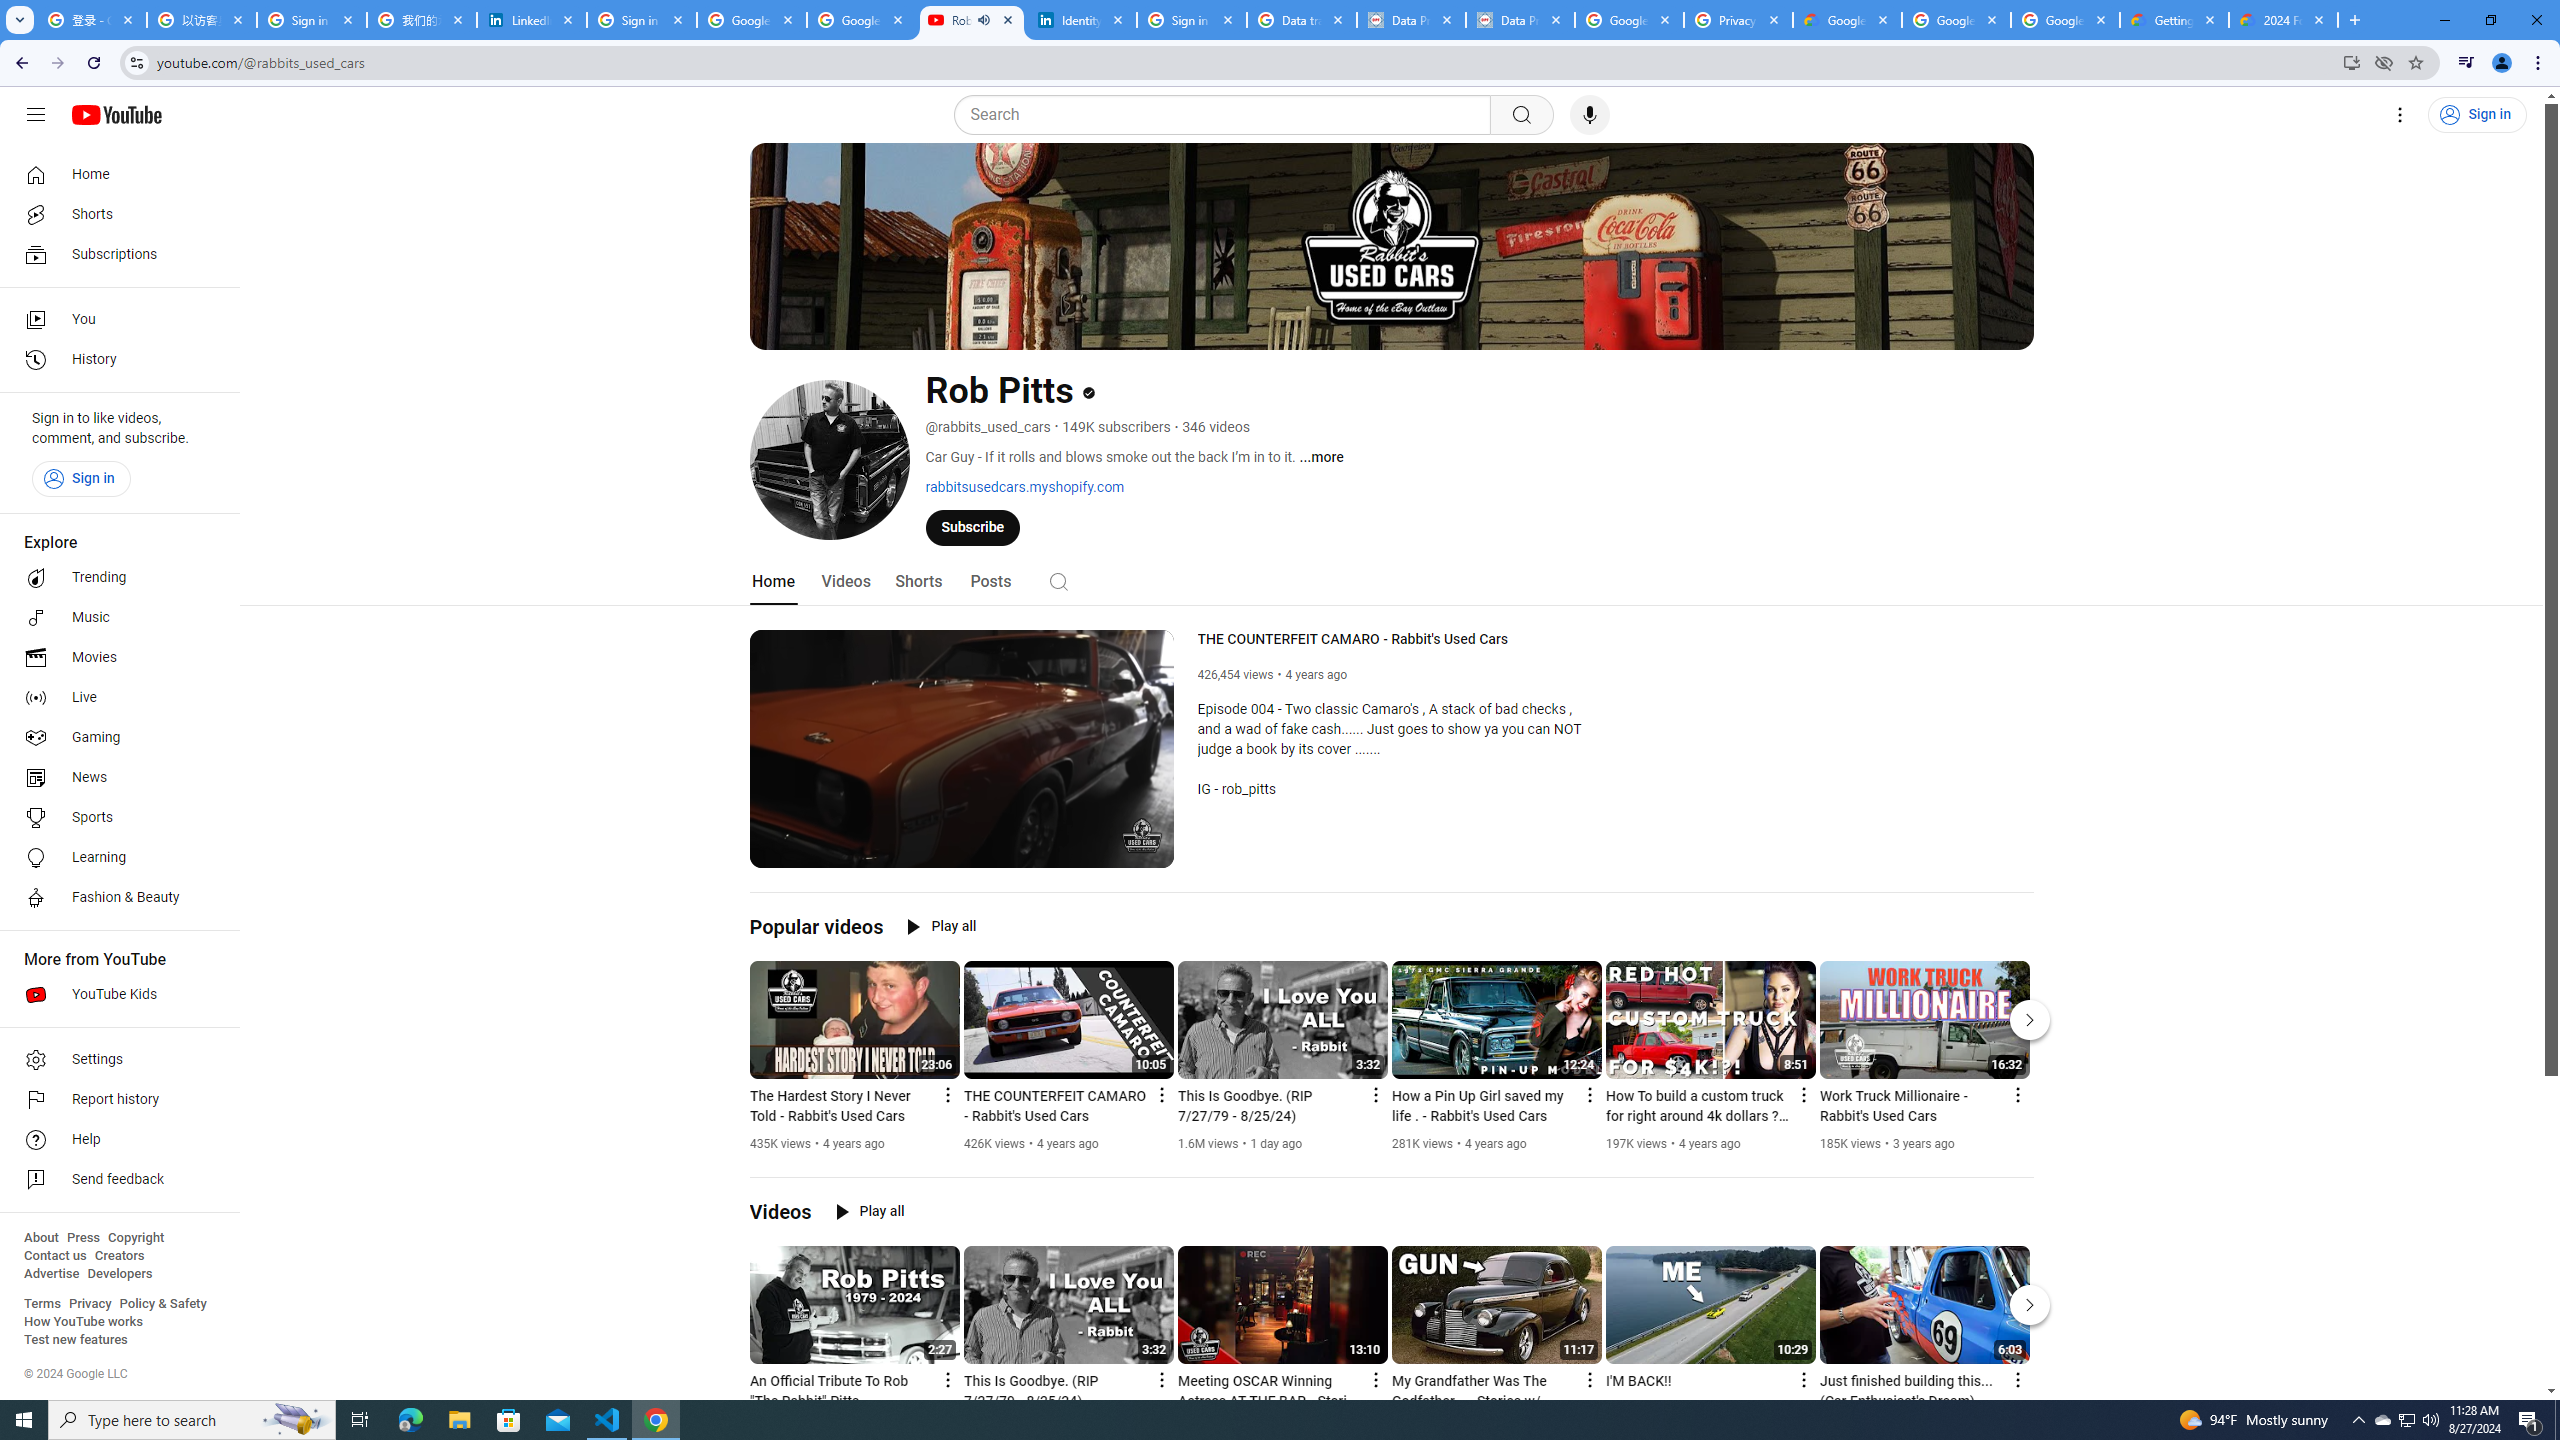  Describe the element at coordinates (113, 616) in the screenshot. I see `'Music'` at that location.